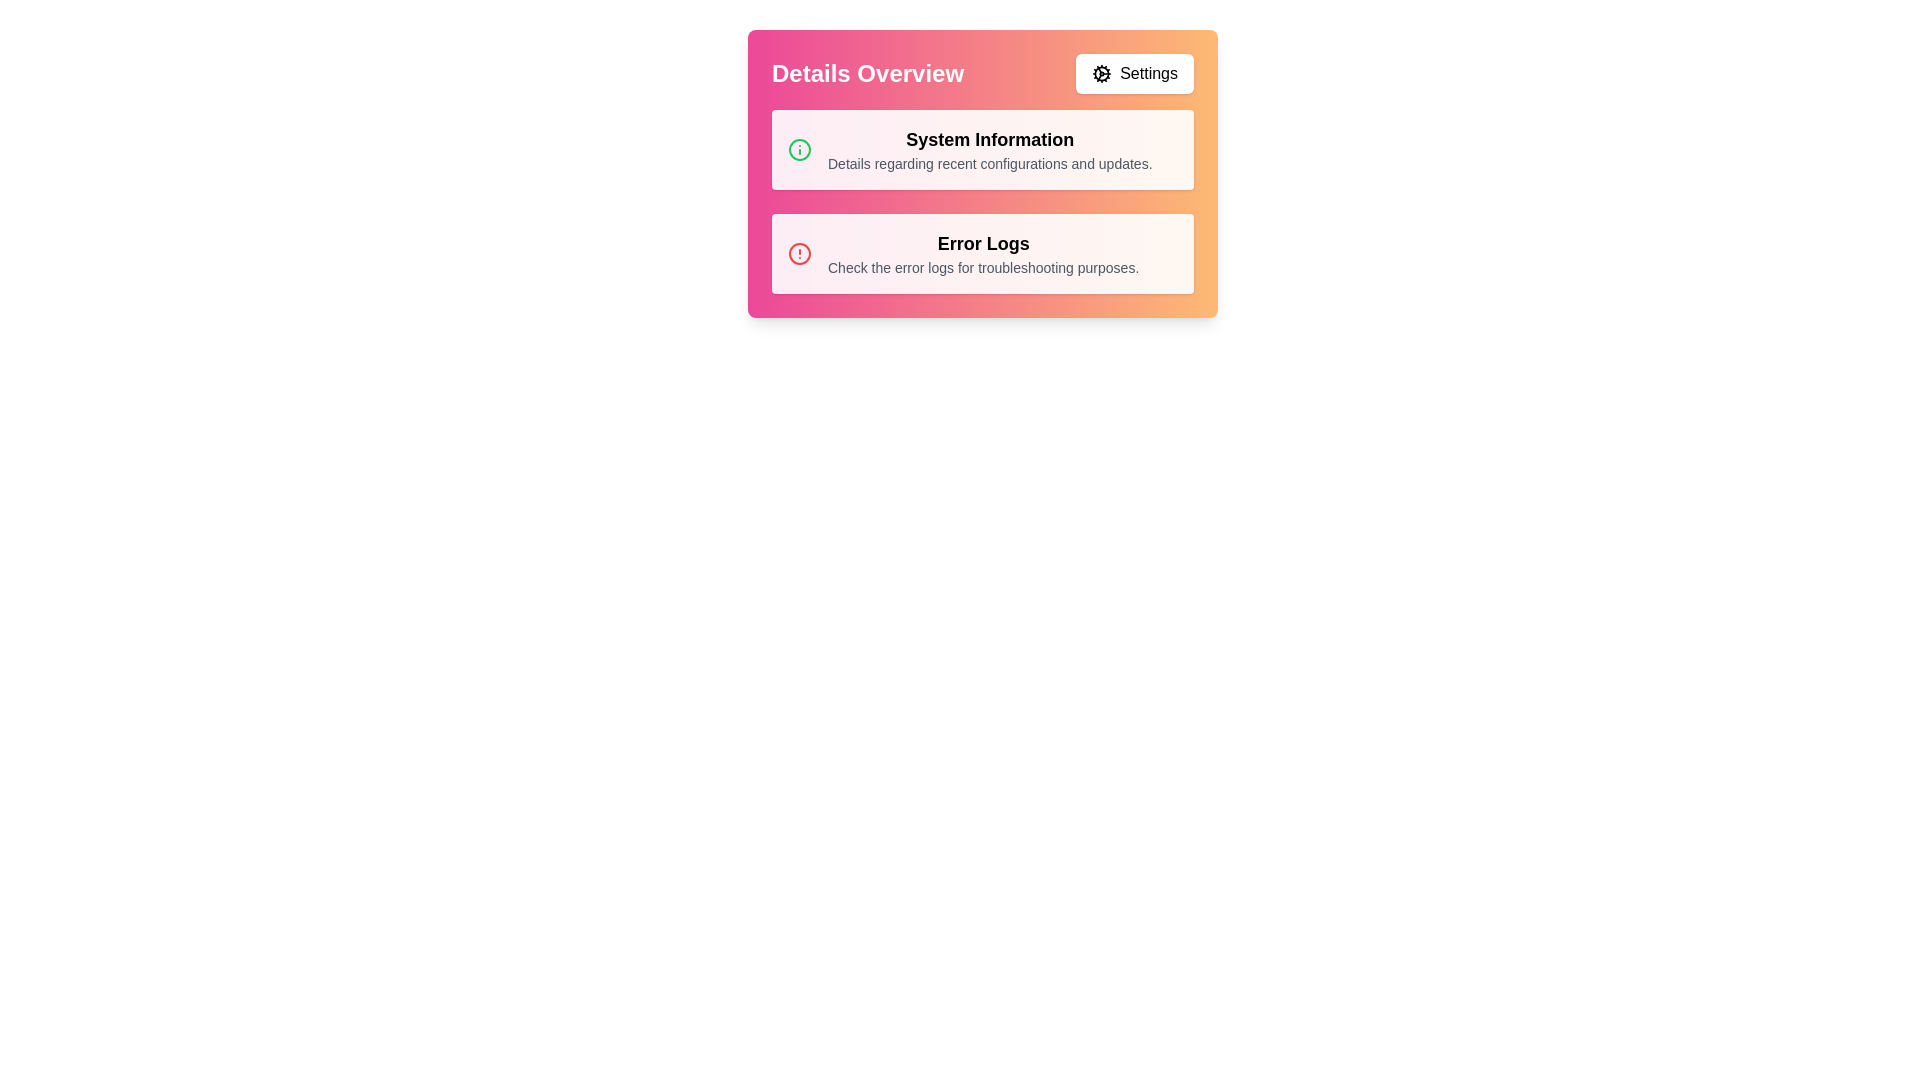 The height and width of the screenshot is (1080, 1920). Describe the element at coordinates (800, 149) in the screenshot. I see `the decorative icon located to the left of the 'System Information' title in the top information block` at that location.